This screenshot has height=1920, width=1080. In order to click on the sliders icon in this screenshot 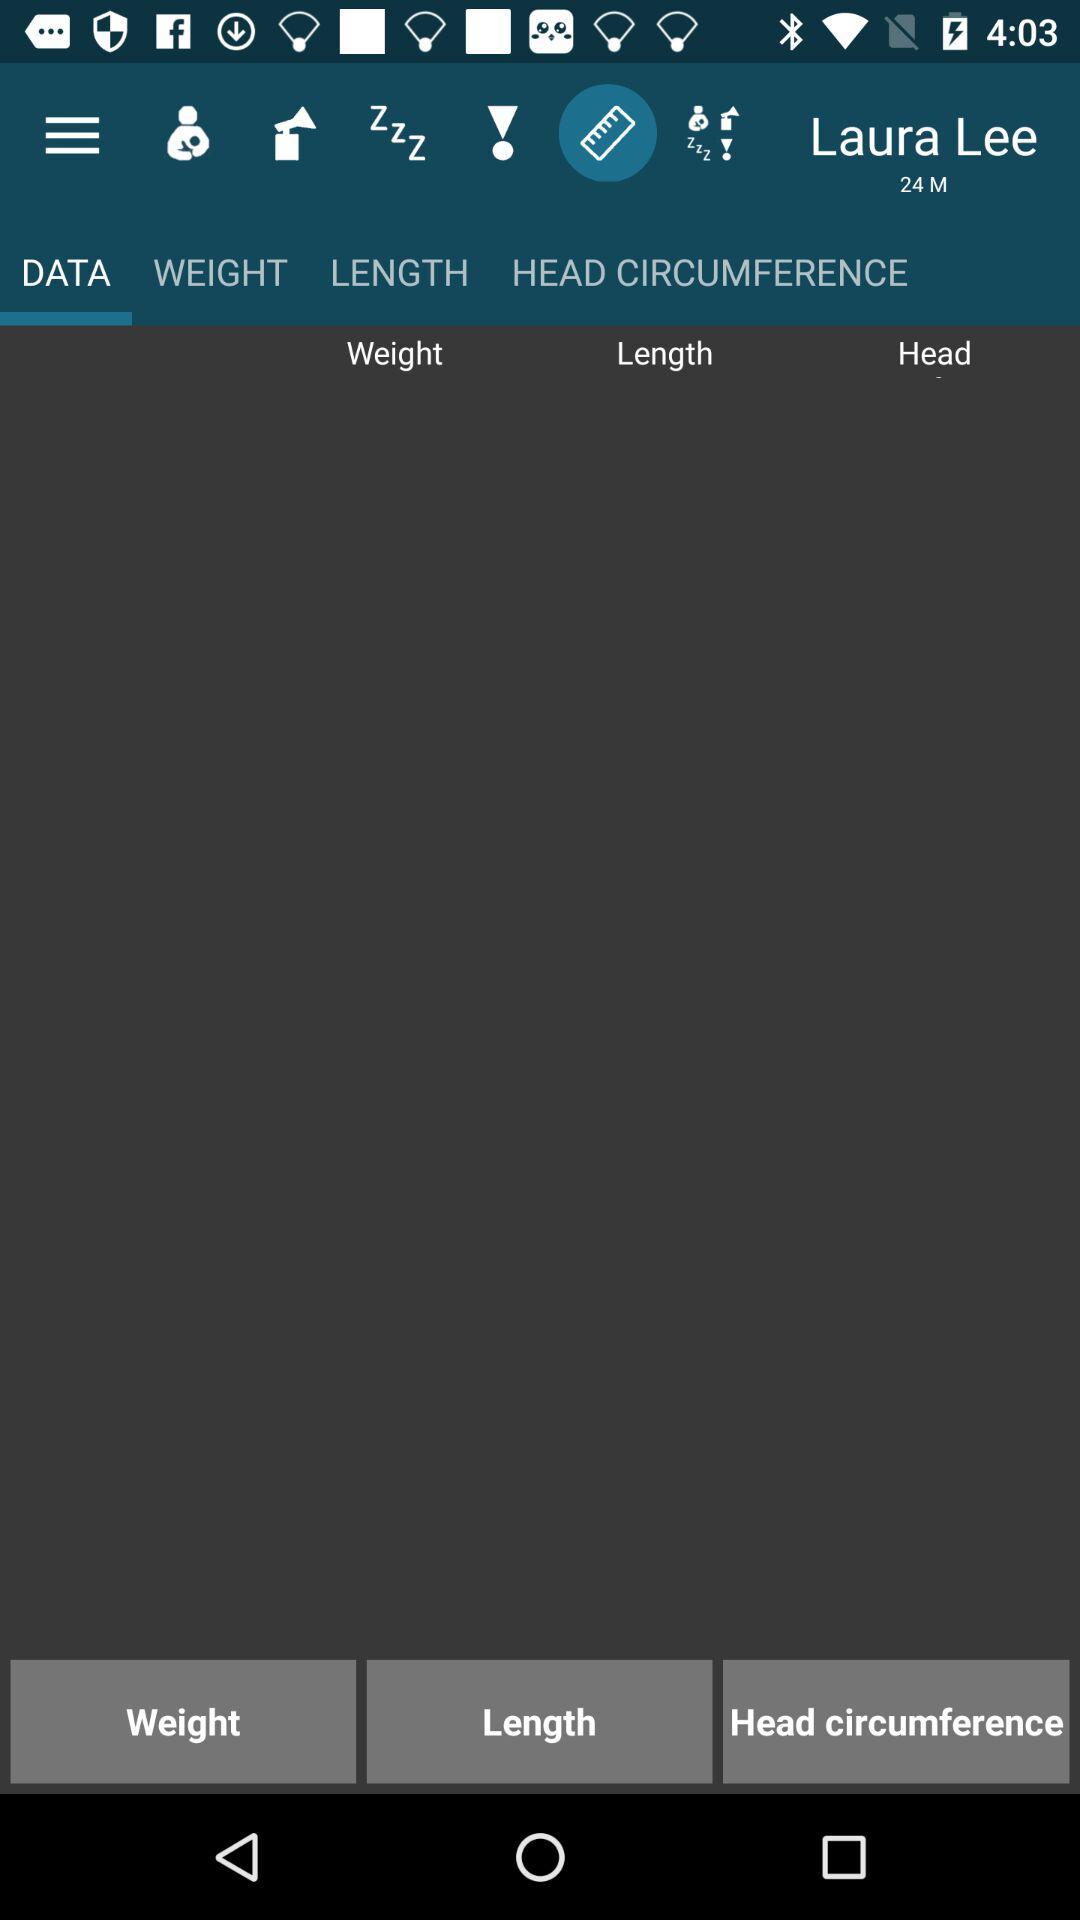, I will do `click(397, 131)`.